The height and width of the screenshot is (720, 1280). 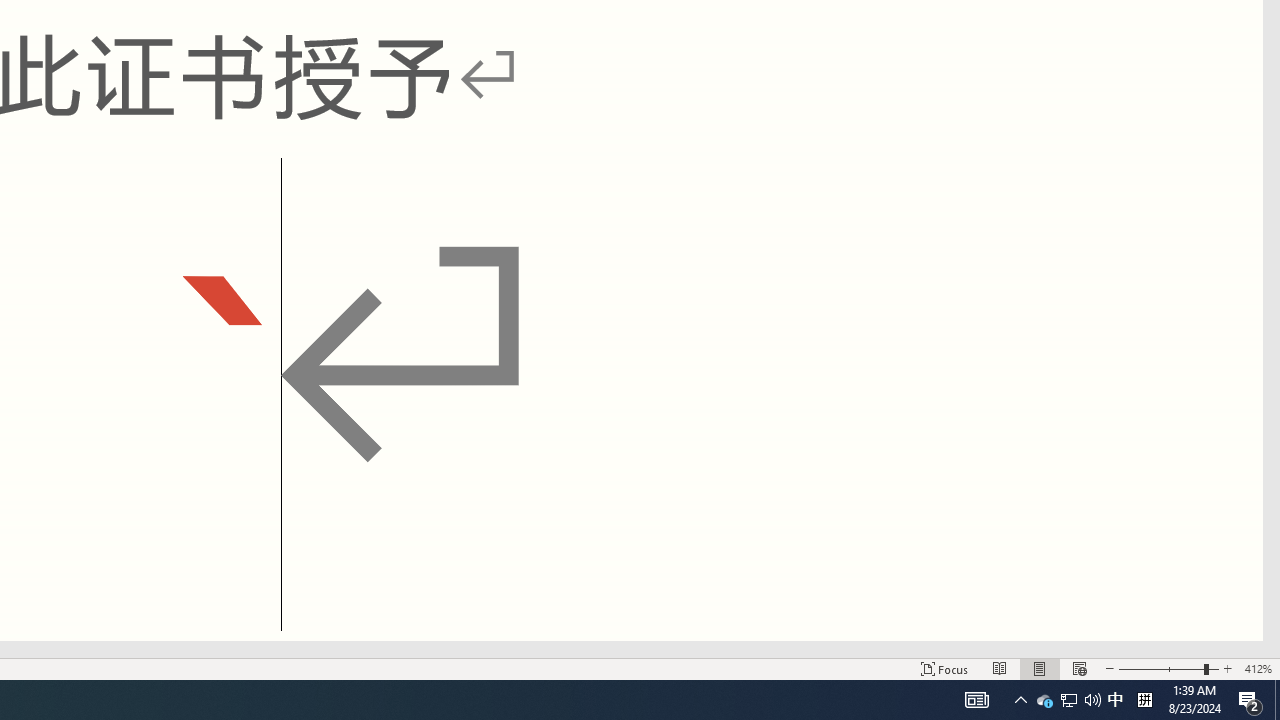 I want to click on 'Zoom 412%', so click(x=1257, y=669).